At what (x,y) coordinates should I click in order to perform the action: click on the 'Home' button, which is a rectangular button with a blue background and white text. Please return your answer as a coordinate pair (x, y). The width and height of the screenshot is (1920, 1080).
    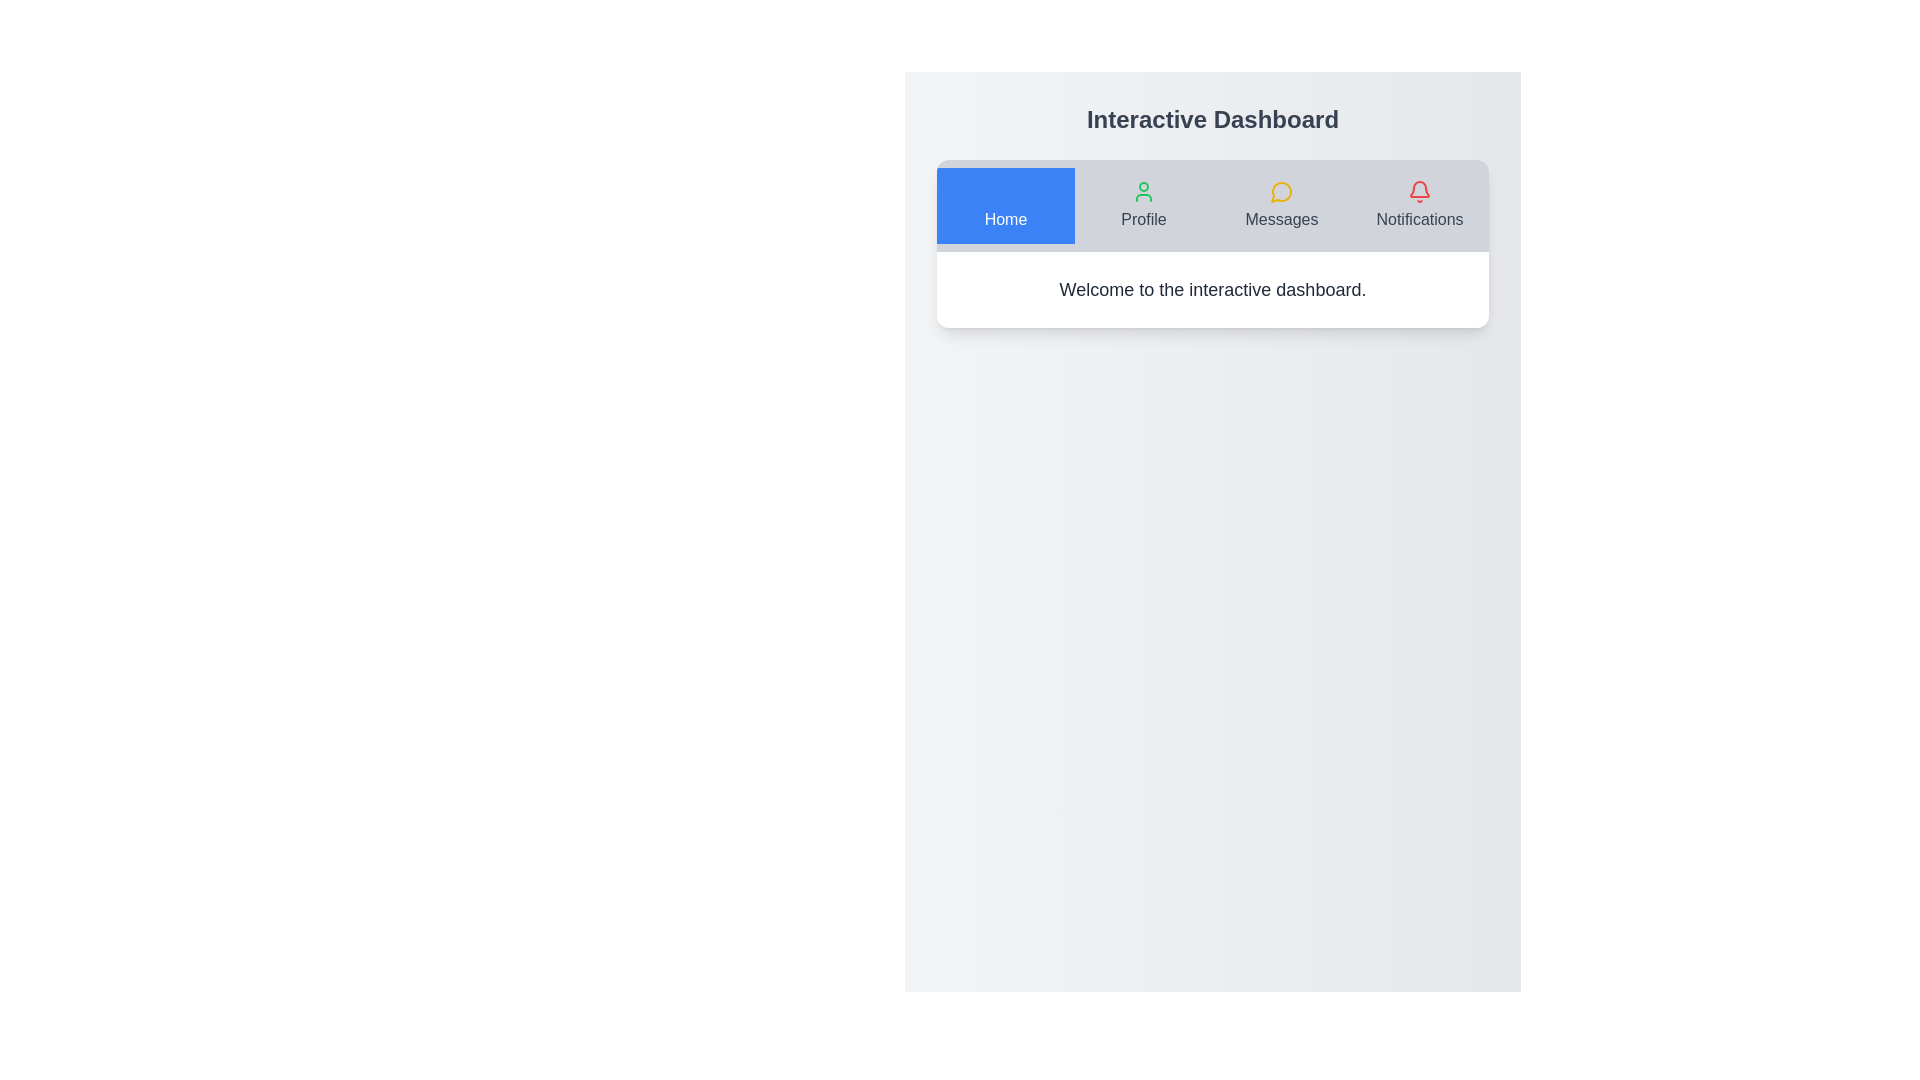
    Looking at the image, I should click on (1006, 205).